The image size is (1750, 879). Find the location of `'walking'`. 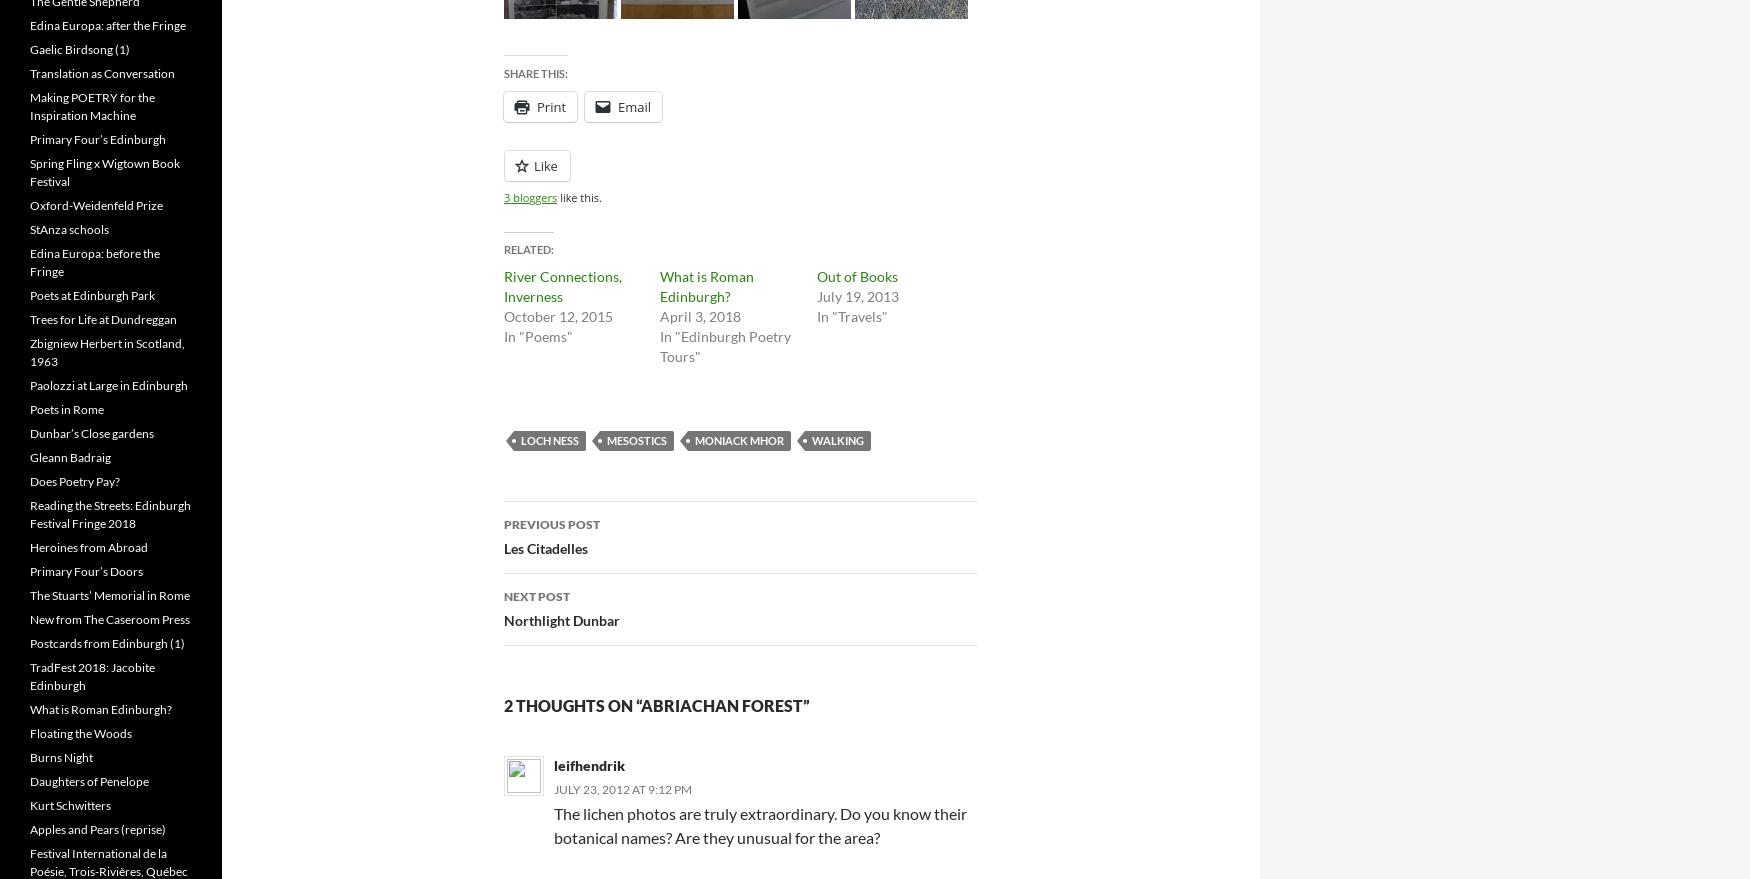

'walking' is located at coordinates (838, 438).